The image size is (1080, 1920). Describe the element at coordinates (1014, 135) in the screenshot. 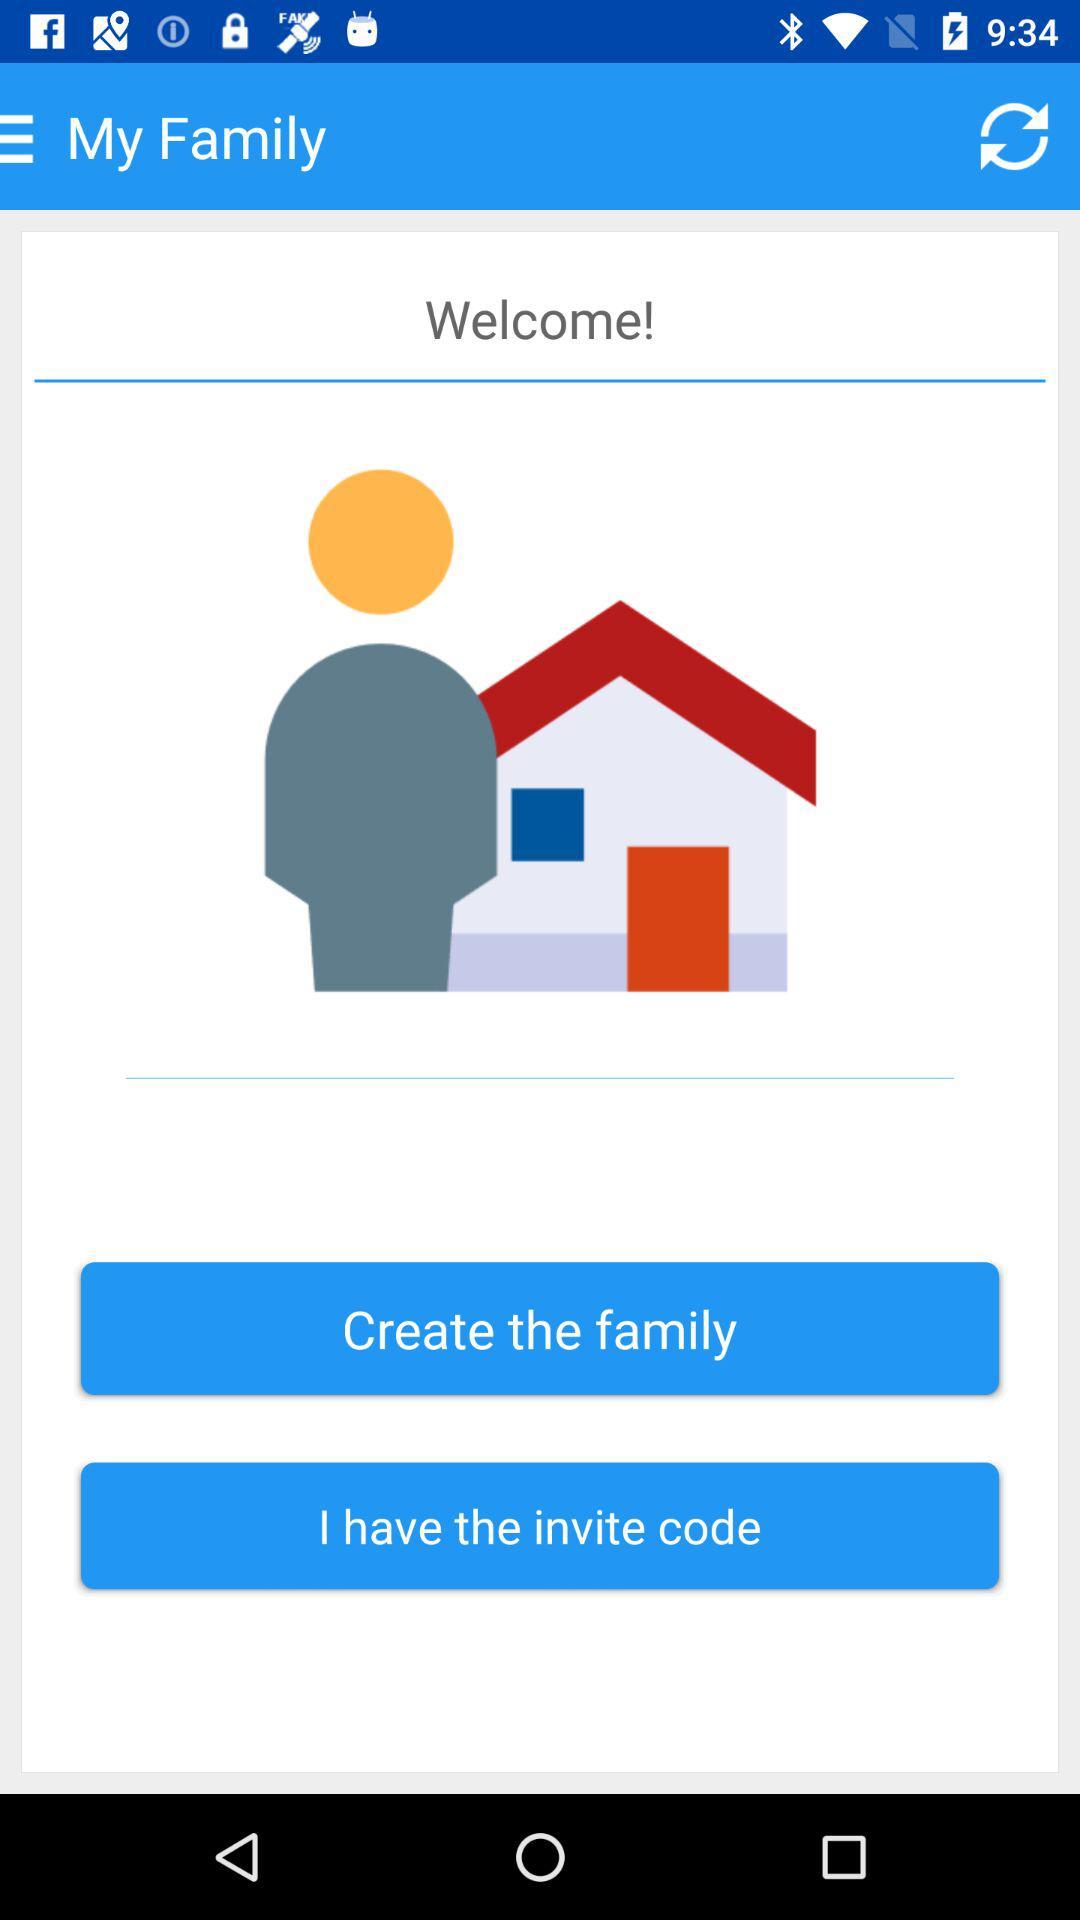

I see `item next to my family icon` at that location.